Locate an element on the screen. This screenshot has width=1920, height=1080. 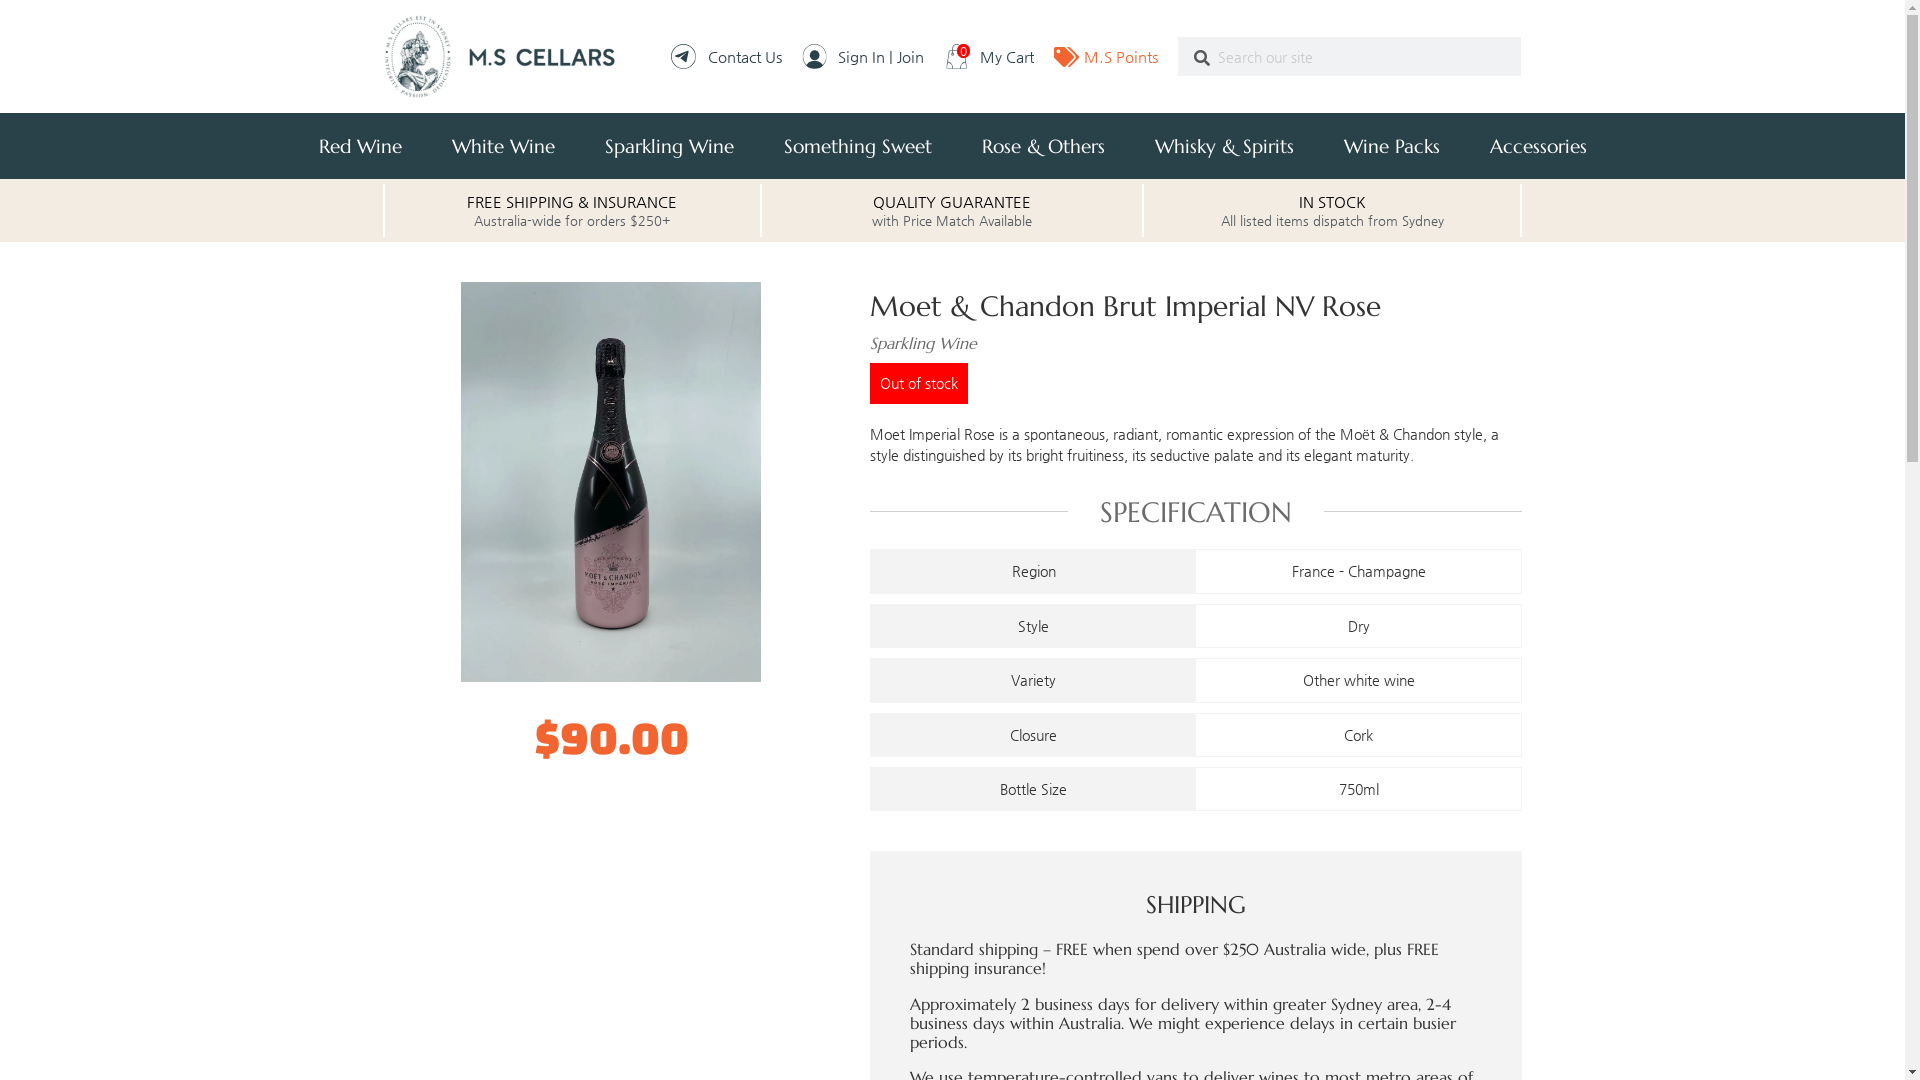
'M.S Points' is located at coordinates (1104, 56).